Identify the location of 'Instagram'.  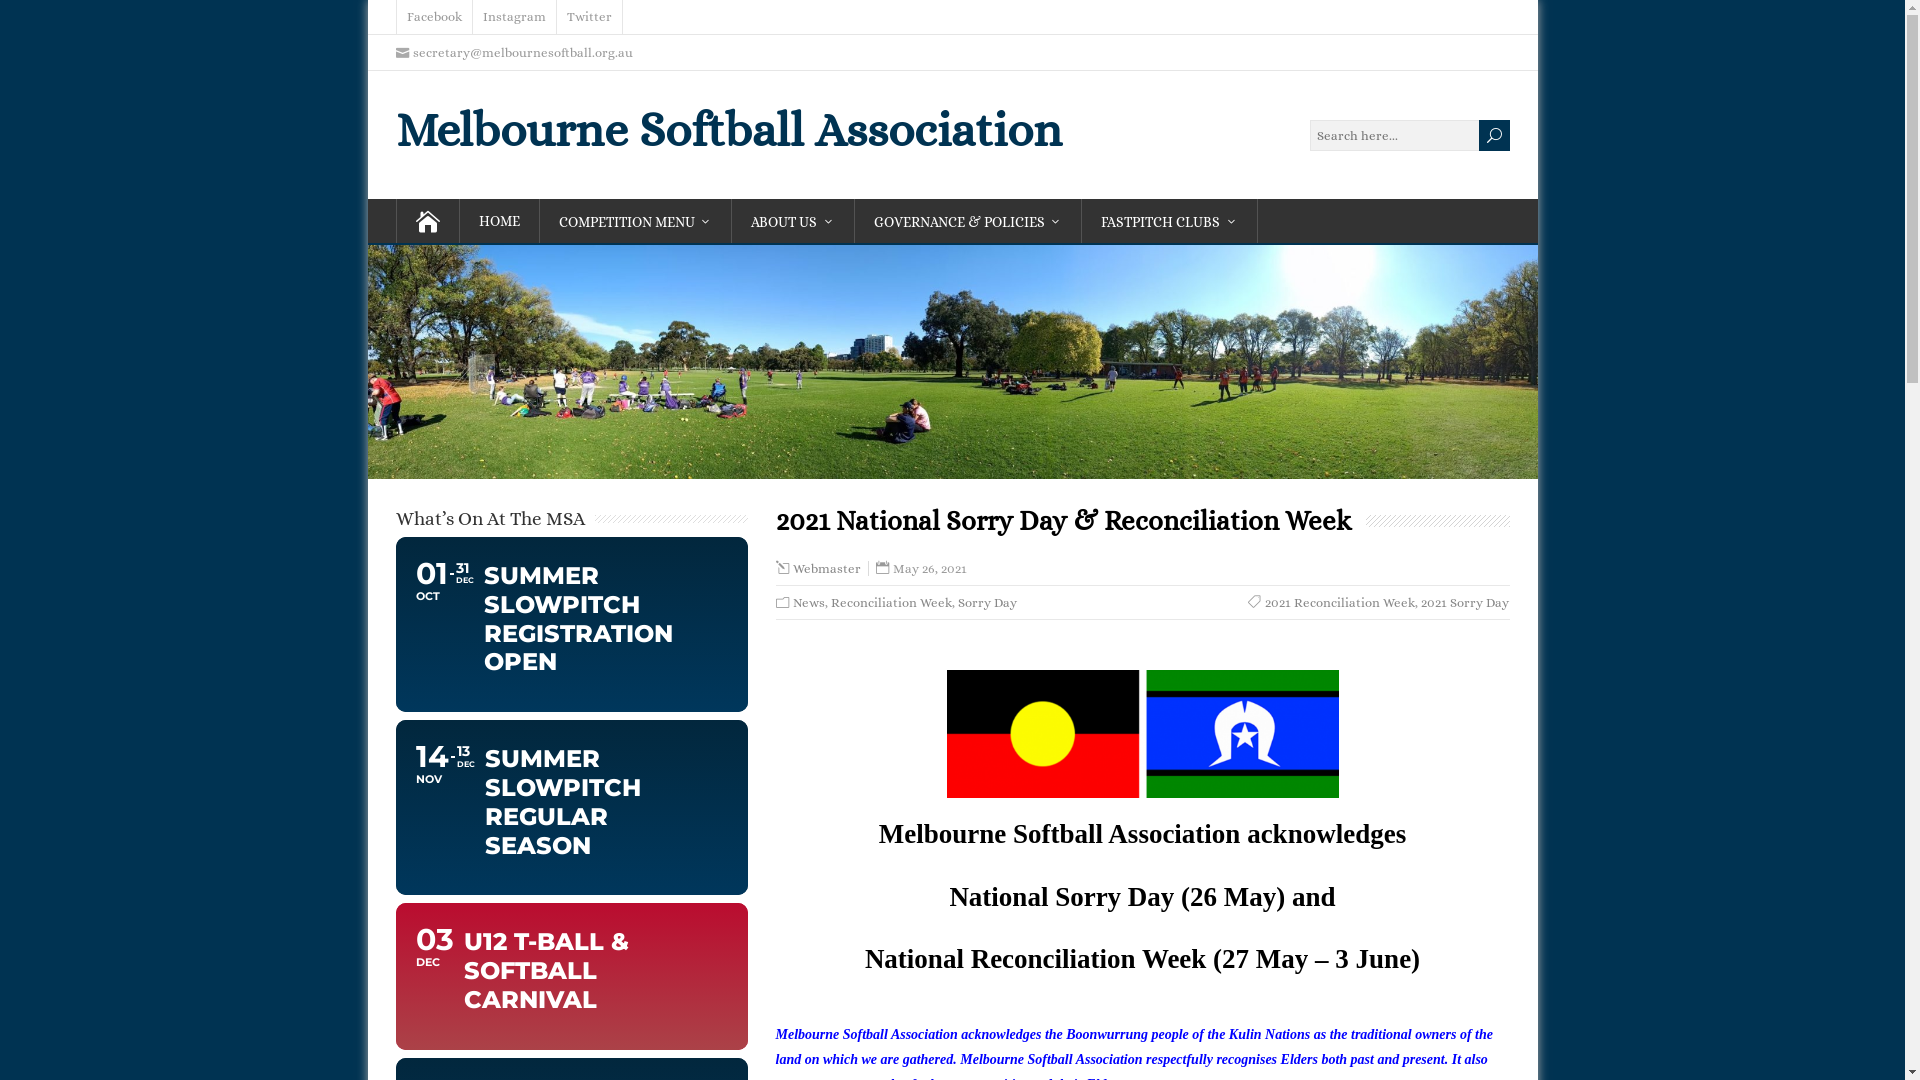
(513, 16).